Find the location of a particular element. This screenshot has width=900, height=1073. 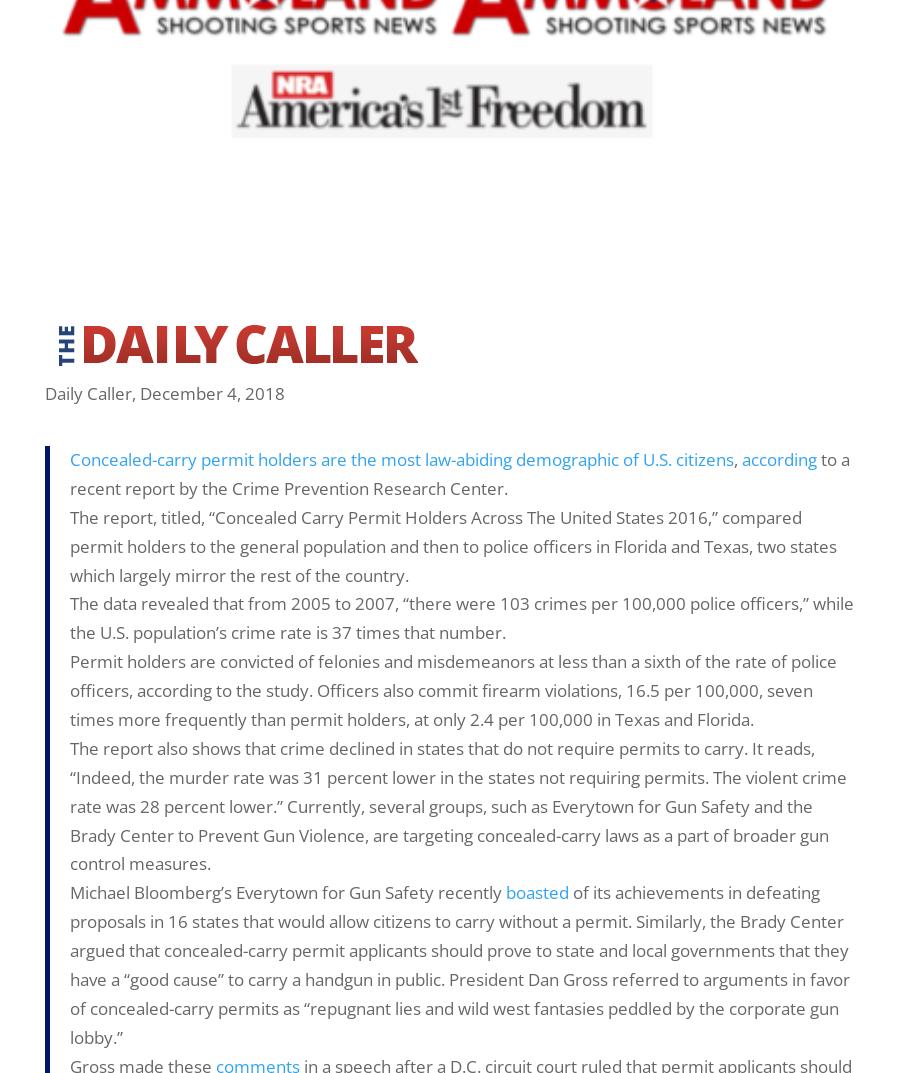

'Daily Caller, December 4, 2018' is located at coordinates (164, 392).